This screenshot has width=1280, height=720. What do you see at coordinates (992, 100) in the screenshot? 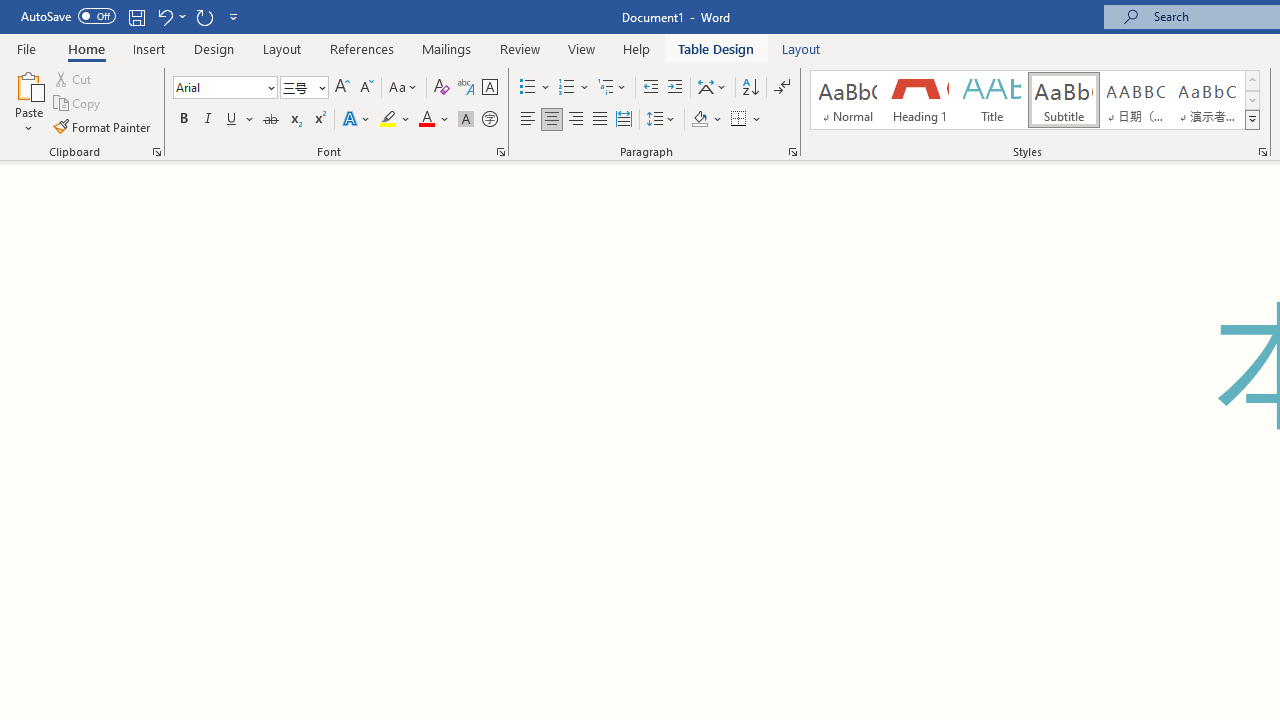
I see `'Title'` at bounding box center [992, 100].